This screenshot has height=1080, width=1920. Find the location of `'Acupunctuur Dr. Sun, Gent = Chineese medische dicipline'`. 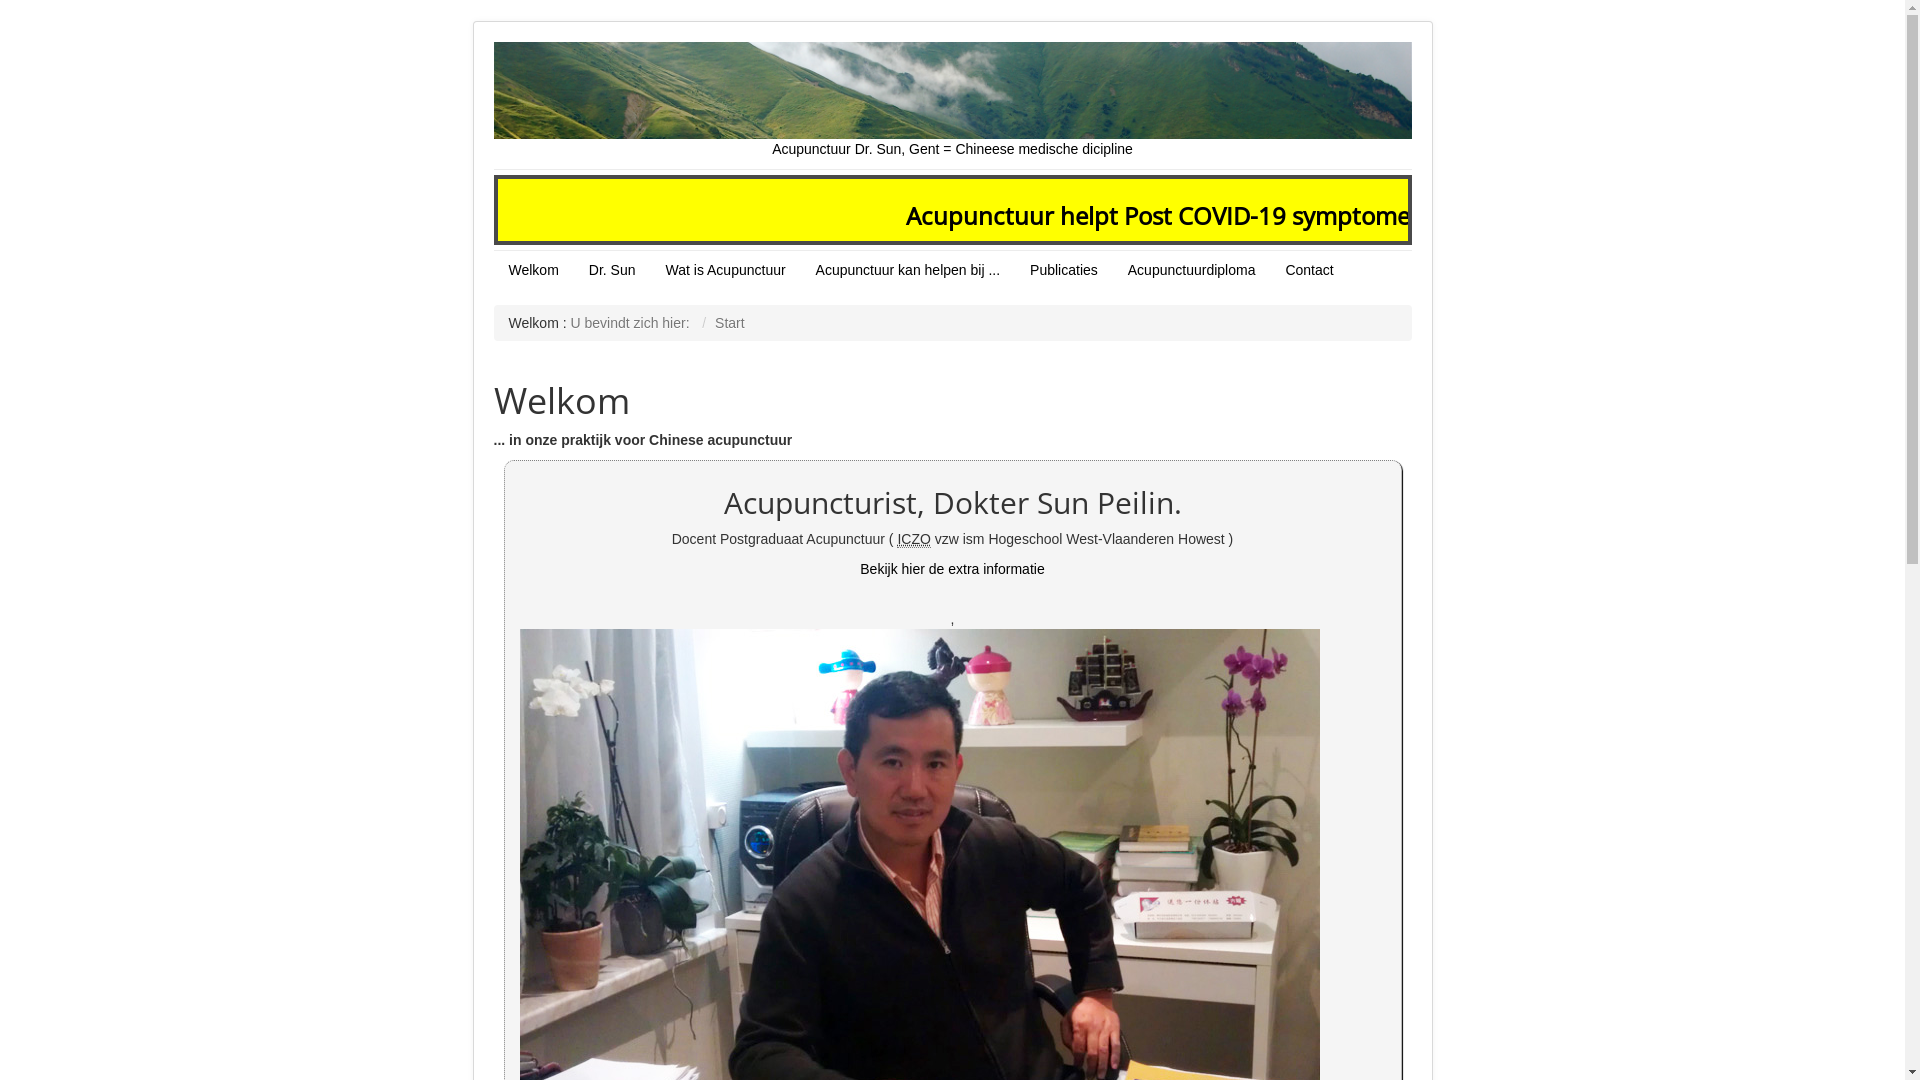

'Acupunctuur Dr. Sun, Gent = Chineese medische dicipline' is located at coordinates (952, 100).